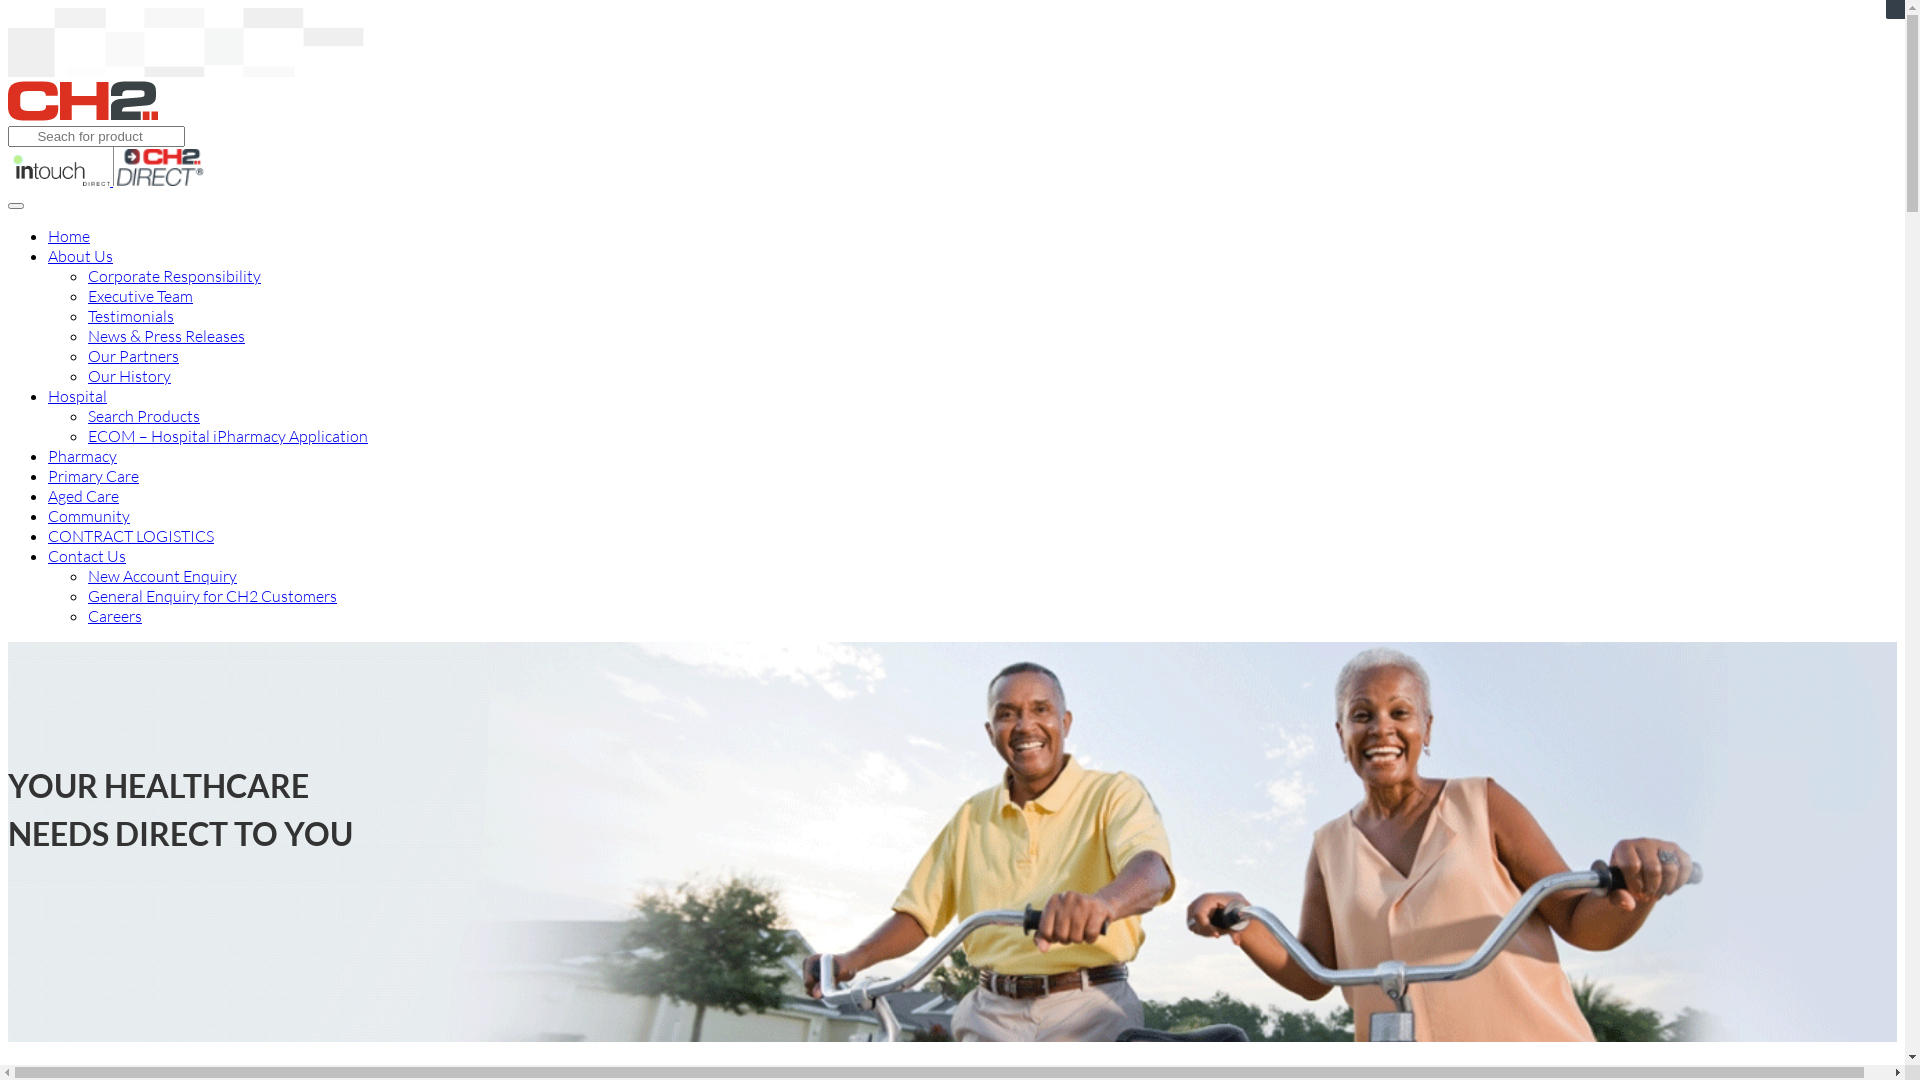 The width and height of the screenshot is (1920, 1080). I want to click on 'Search Products', so click(143, 415).